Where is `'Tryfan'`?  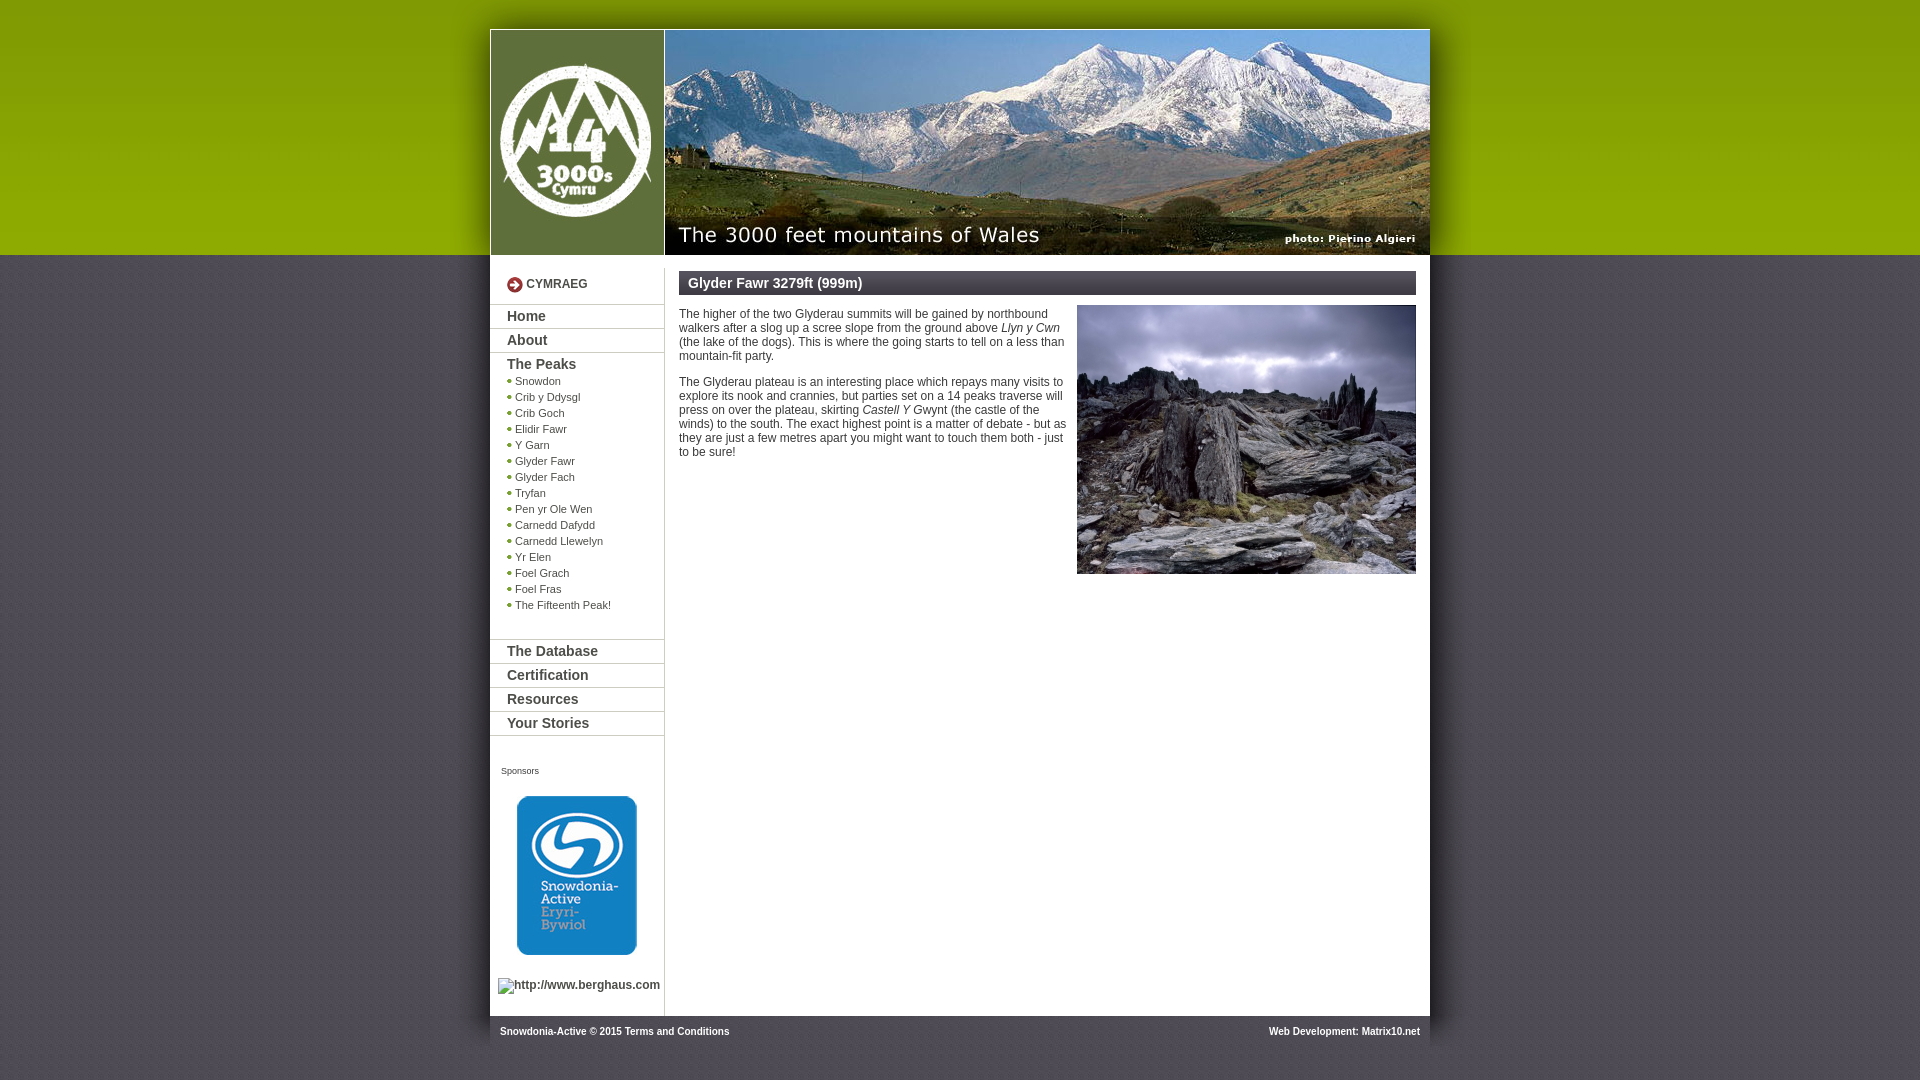
'Tryfan' is located at coordinates (584, 493).